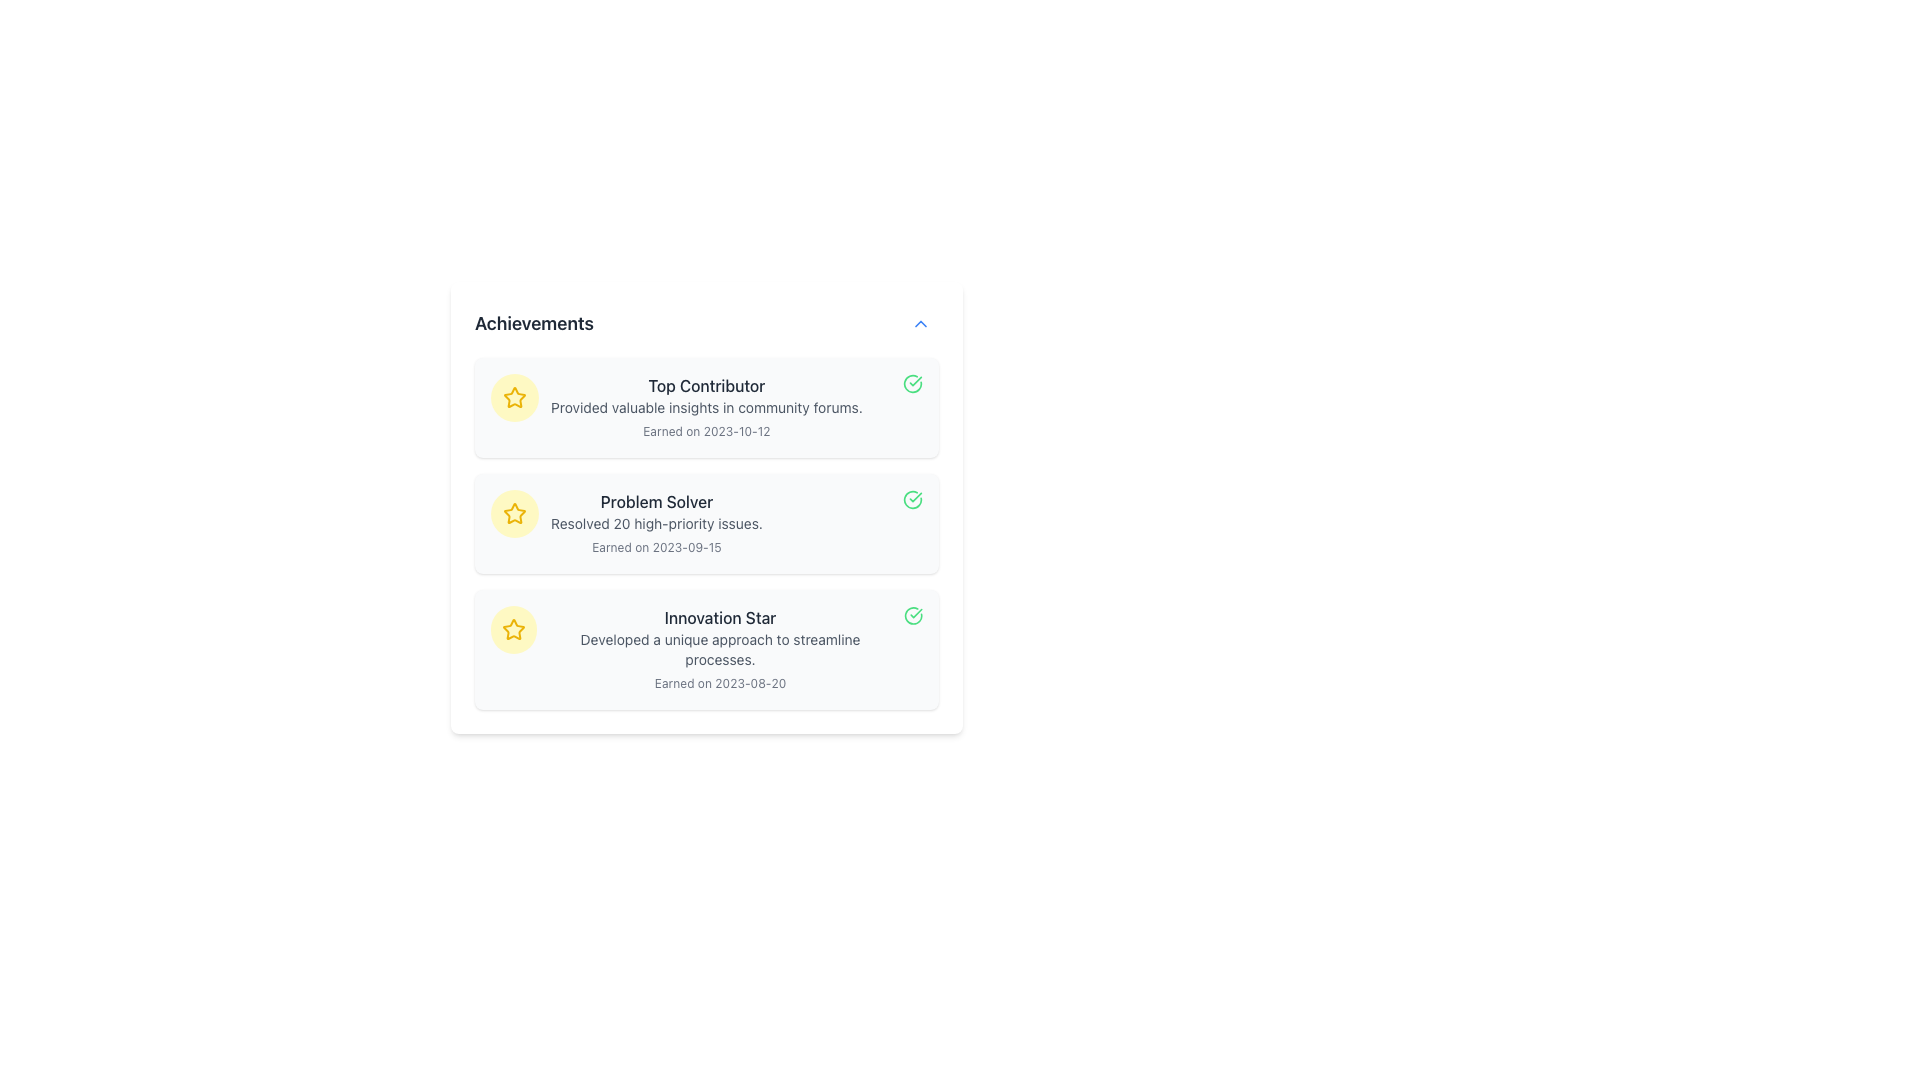 Image resolution: width=1920 pixels, height=1080 pixels. I want to click on the 'Innovation Star' informational card, which is the third item in a vertical list of achievement cards below the 'Problem Solver' card, so click(706, 650).